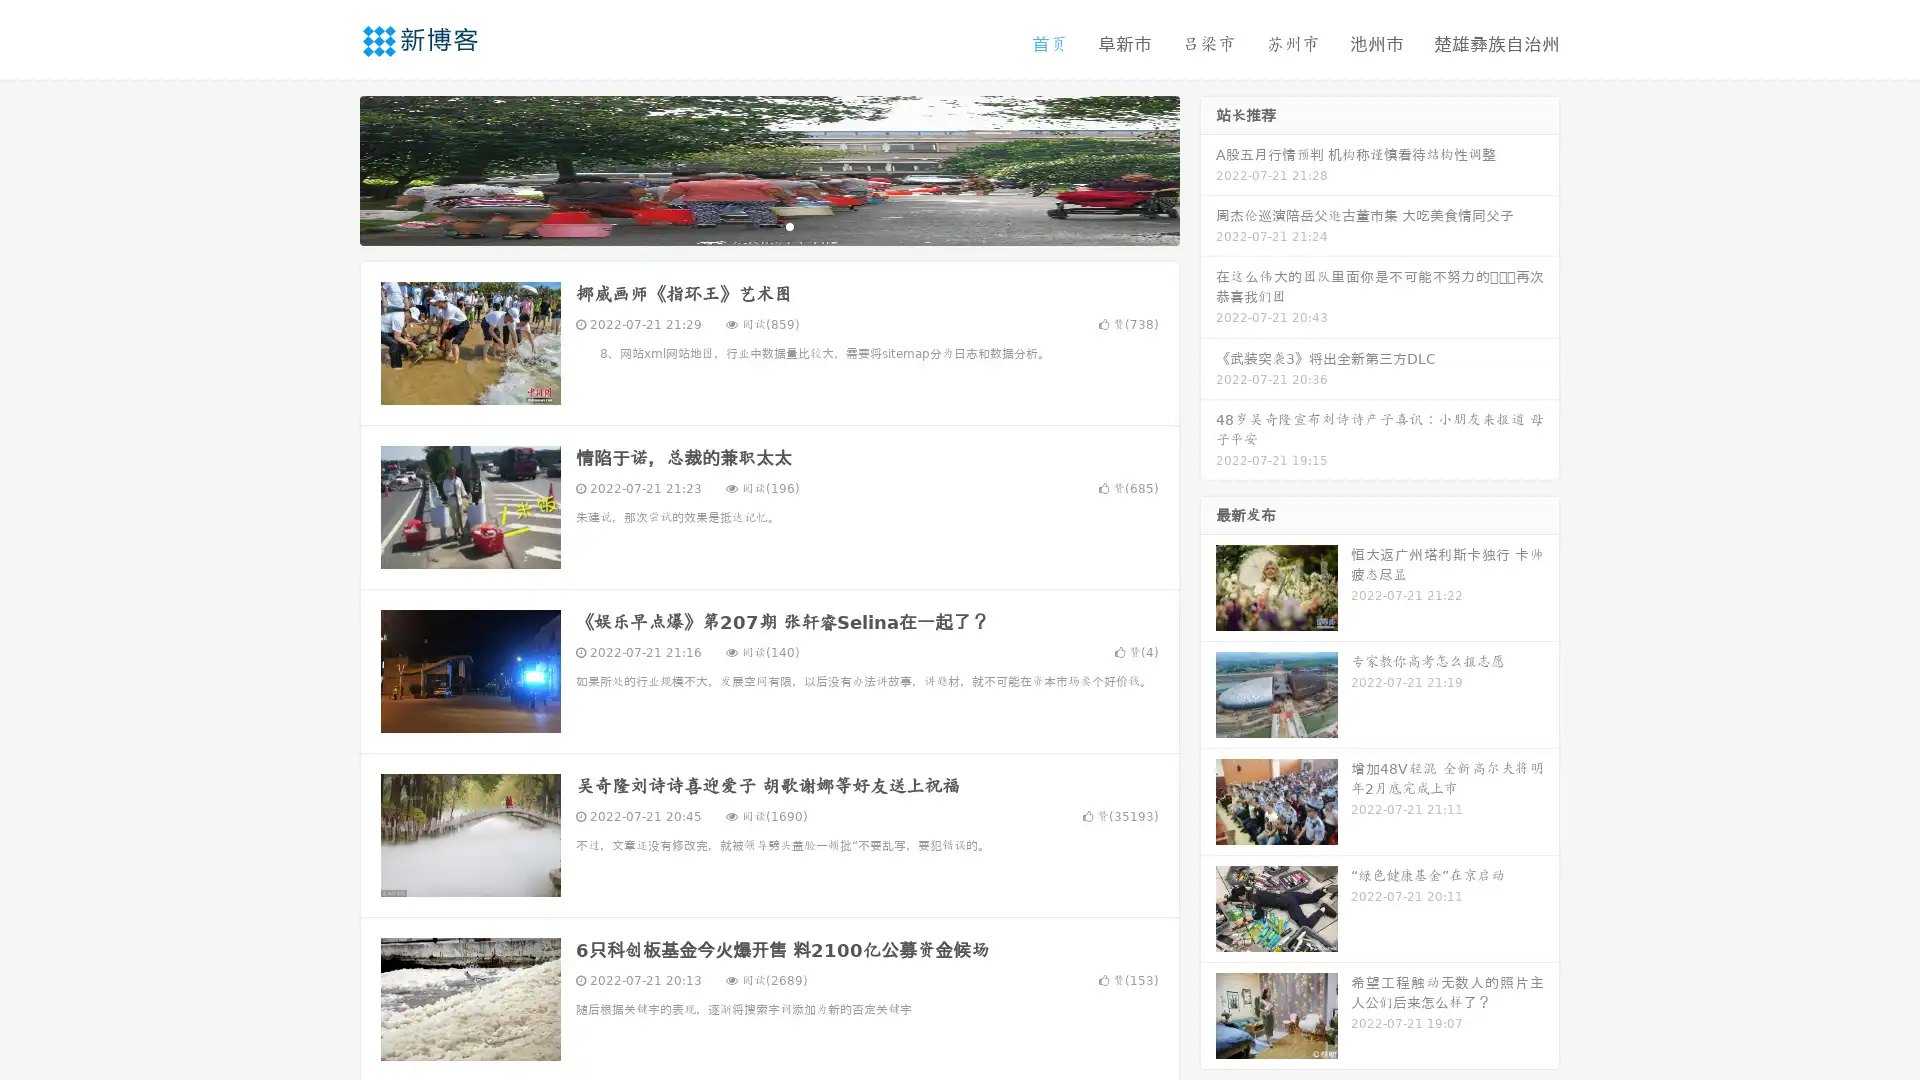 This screenshot has width=1920, height=1080. What do you see at coordinates (1208, 168) in the screenshot?
I see `Next slide` at bounding box center [1208, 168].